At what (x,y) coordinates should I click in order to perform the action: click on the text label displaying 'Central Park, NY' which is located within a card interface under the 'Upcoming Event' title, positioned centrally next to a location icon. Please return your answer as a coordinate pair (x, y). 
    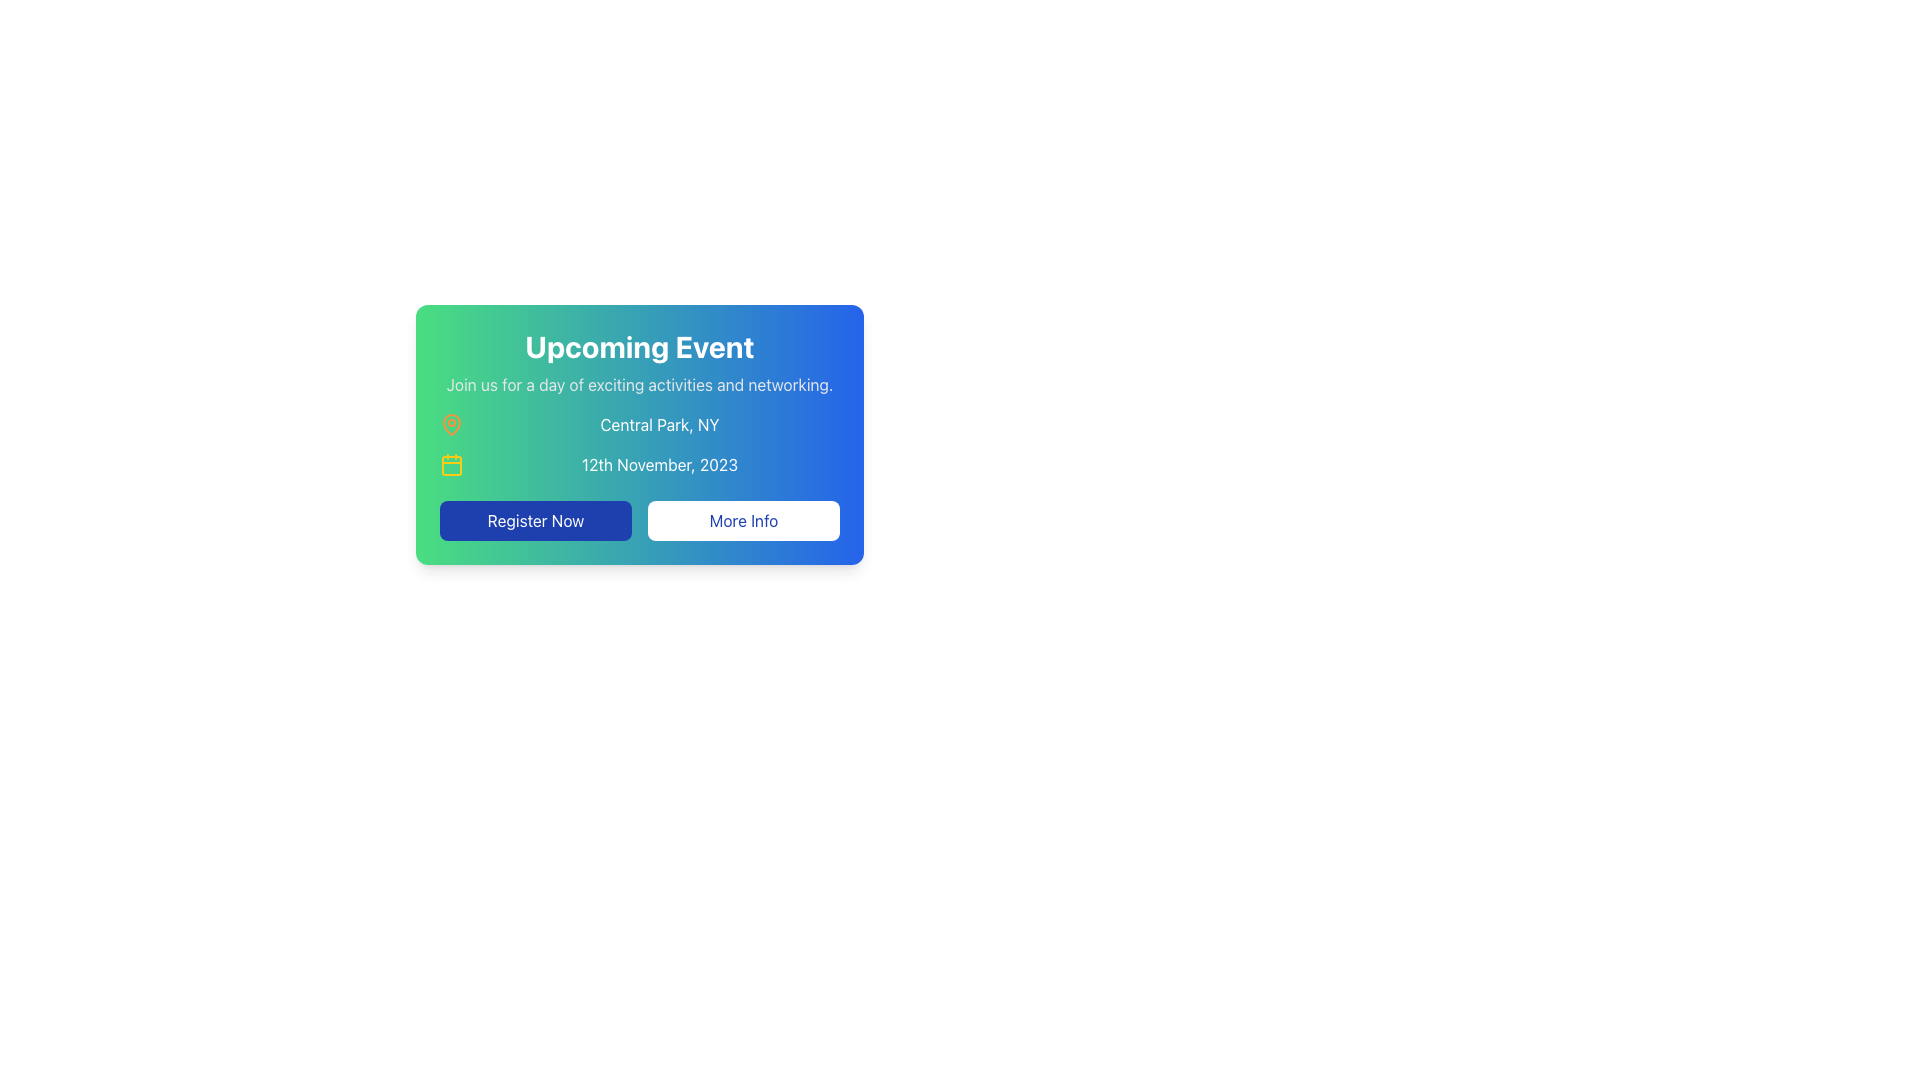
    Looking at the image, I should click on (660, 423).